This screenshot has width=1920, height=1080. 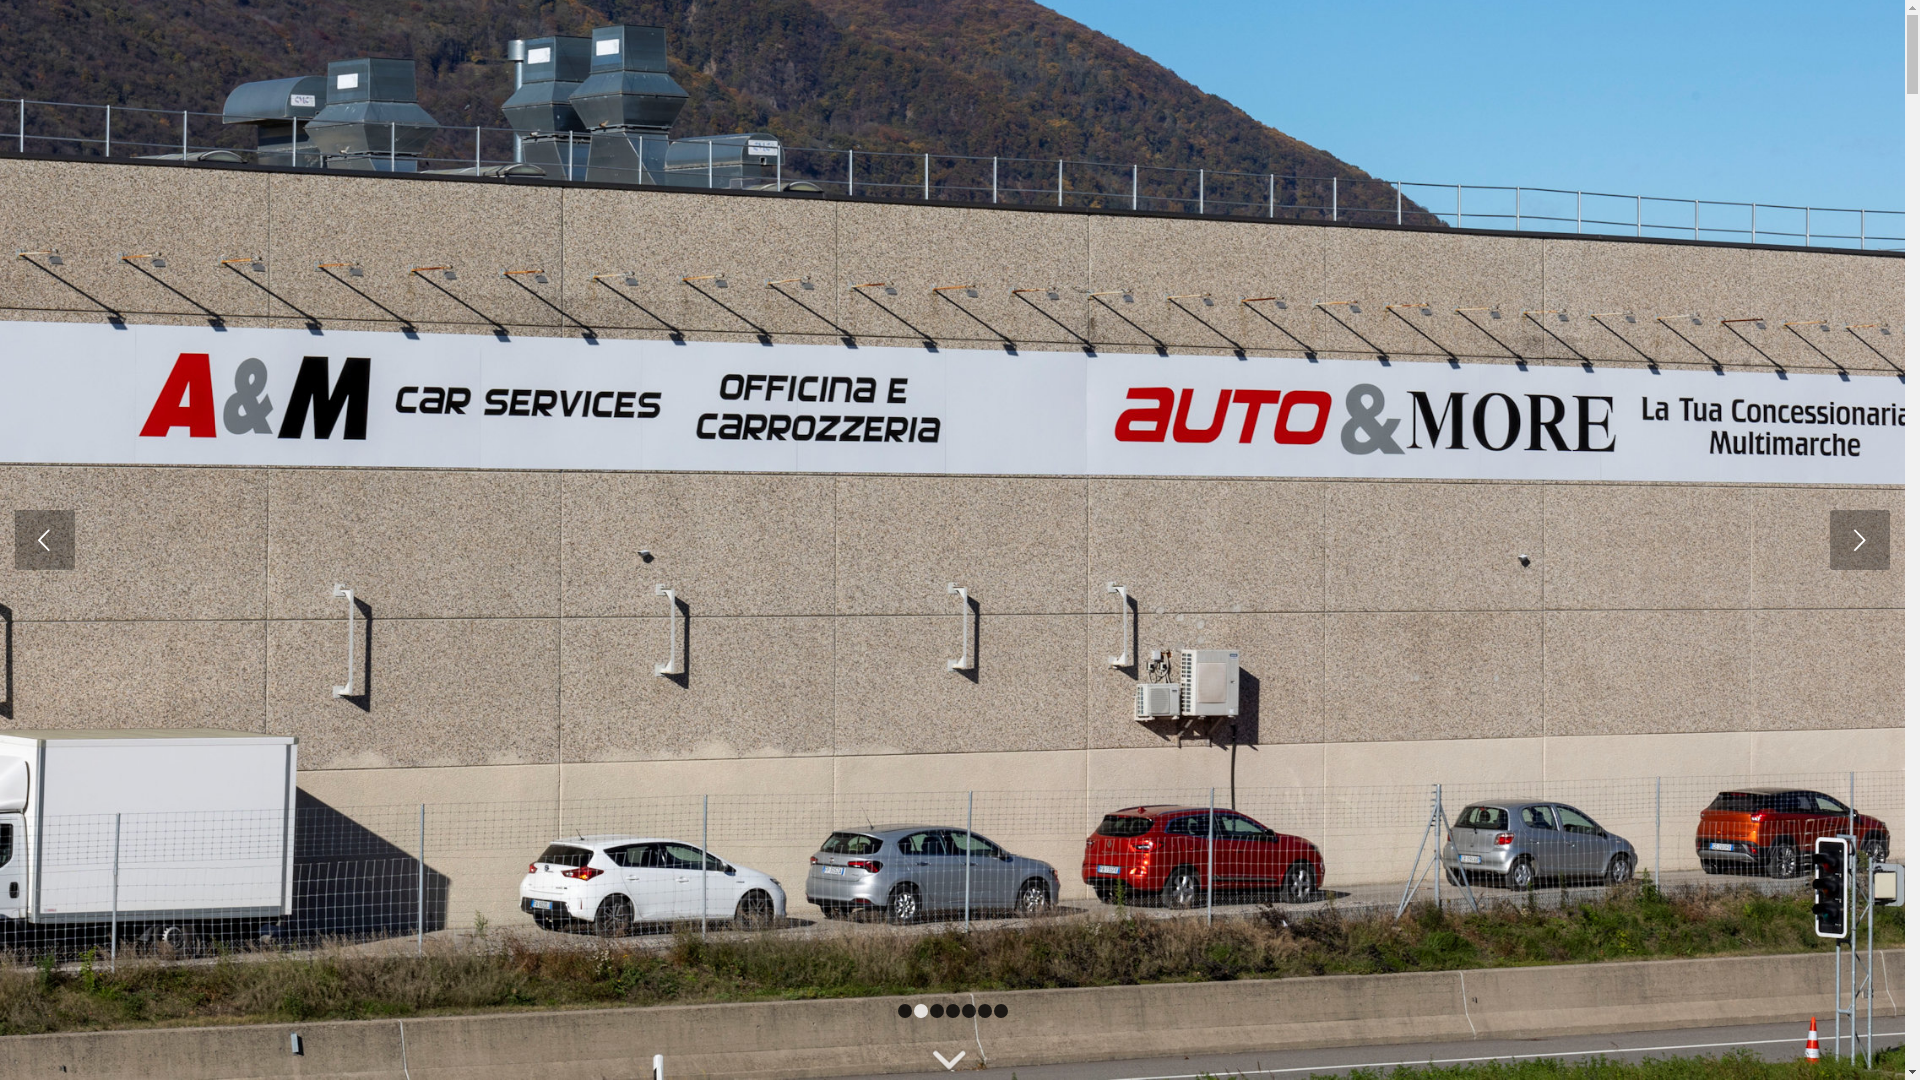 What do you see at coordinates (44, 540) in the screenshot?
I see `'Anteriore'` at bounding box center [44, 540].